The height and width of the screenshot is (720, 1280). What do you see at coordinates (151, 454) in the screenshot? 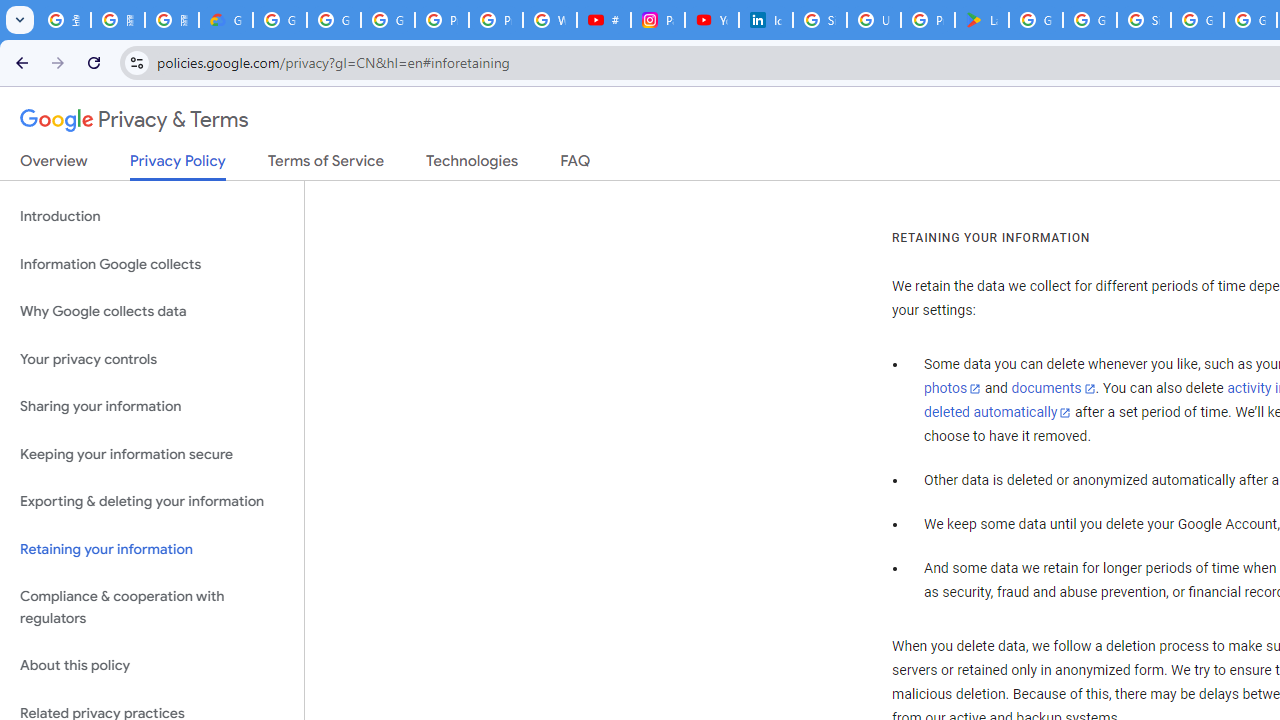
I see `'Keeping your information secure'` at bounding box center [151, 454].